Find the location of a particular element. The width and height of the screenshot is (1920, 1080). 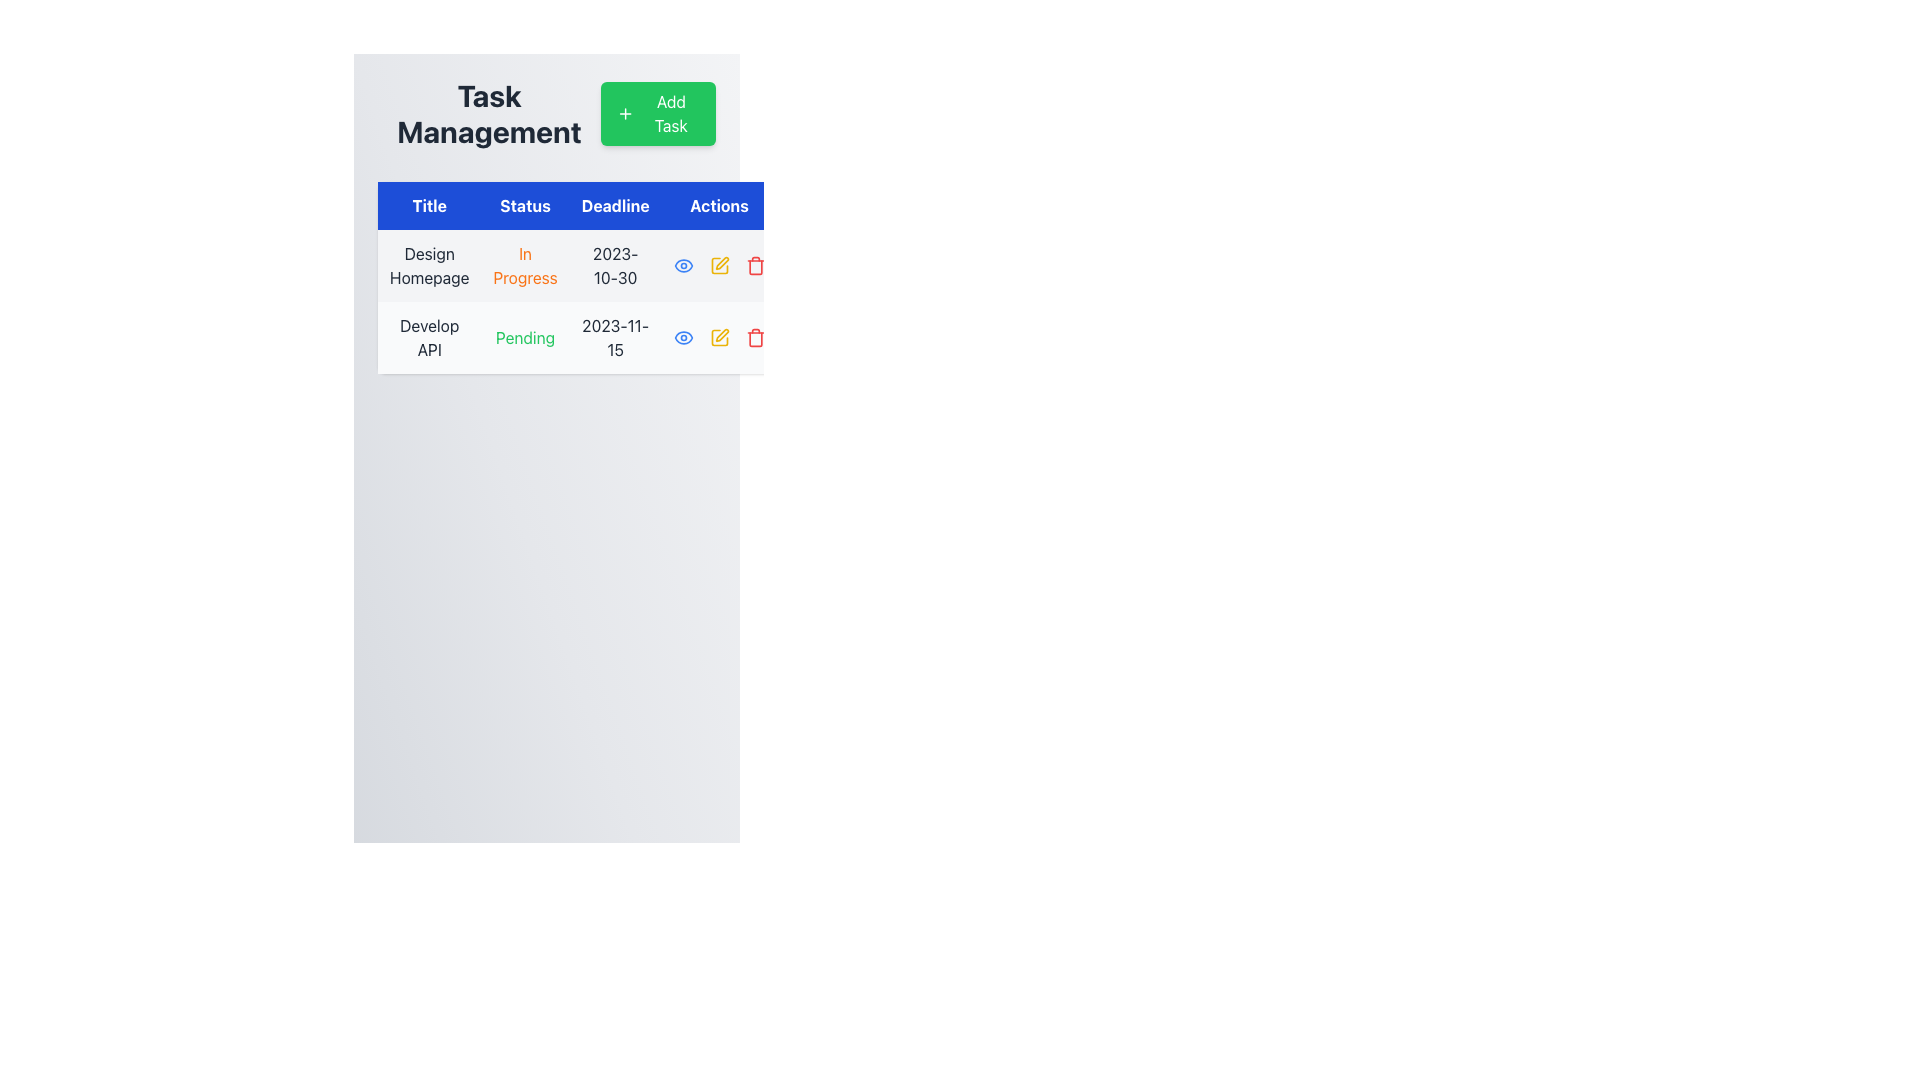

the edit icon located in the 'Actions' column of the second row in the table, which is positioned between a blue eye icon and a red trash icon, to initiate edit mode for the task 'Develop API' is located at coordinates (719, 337).